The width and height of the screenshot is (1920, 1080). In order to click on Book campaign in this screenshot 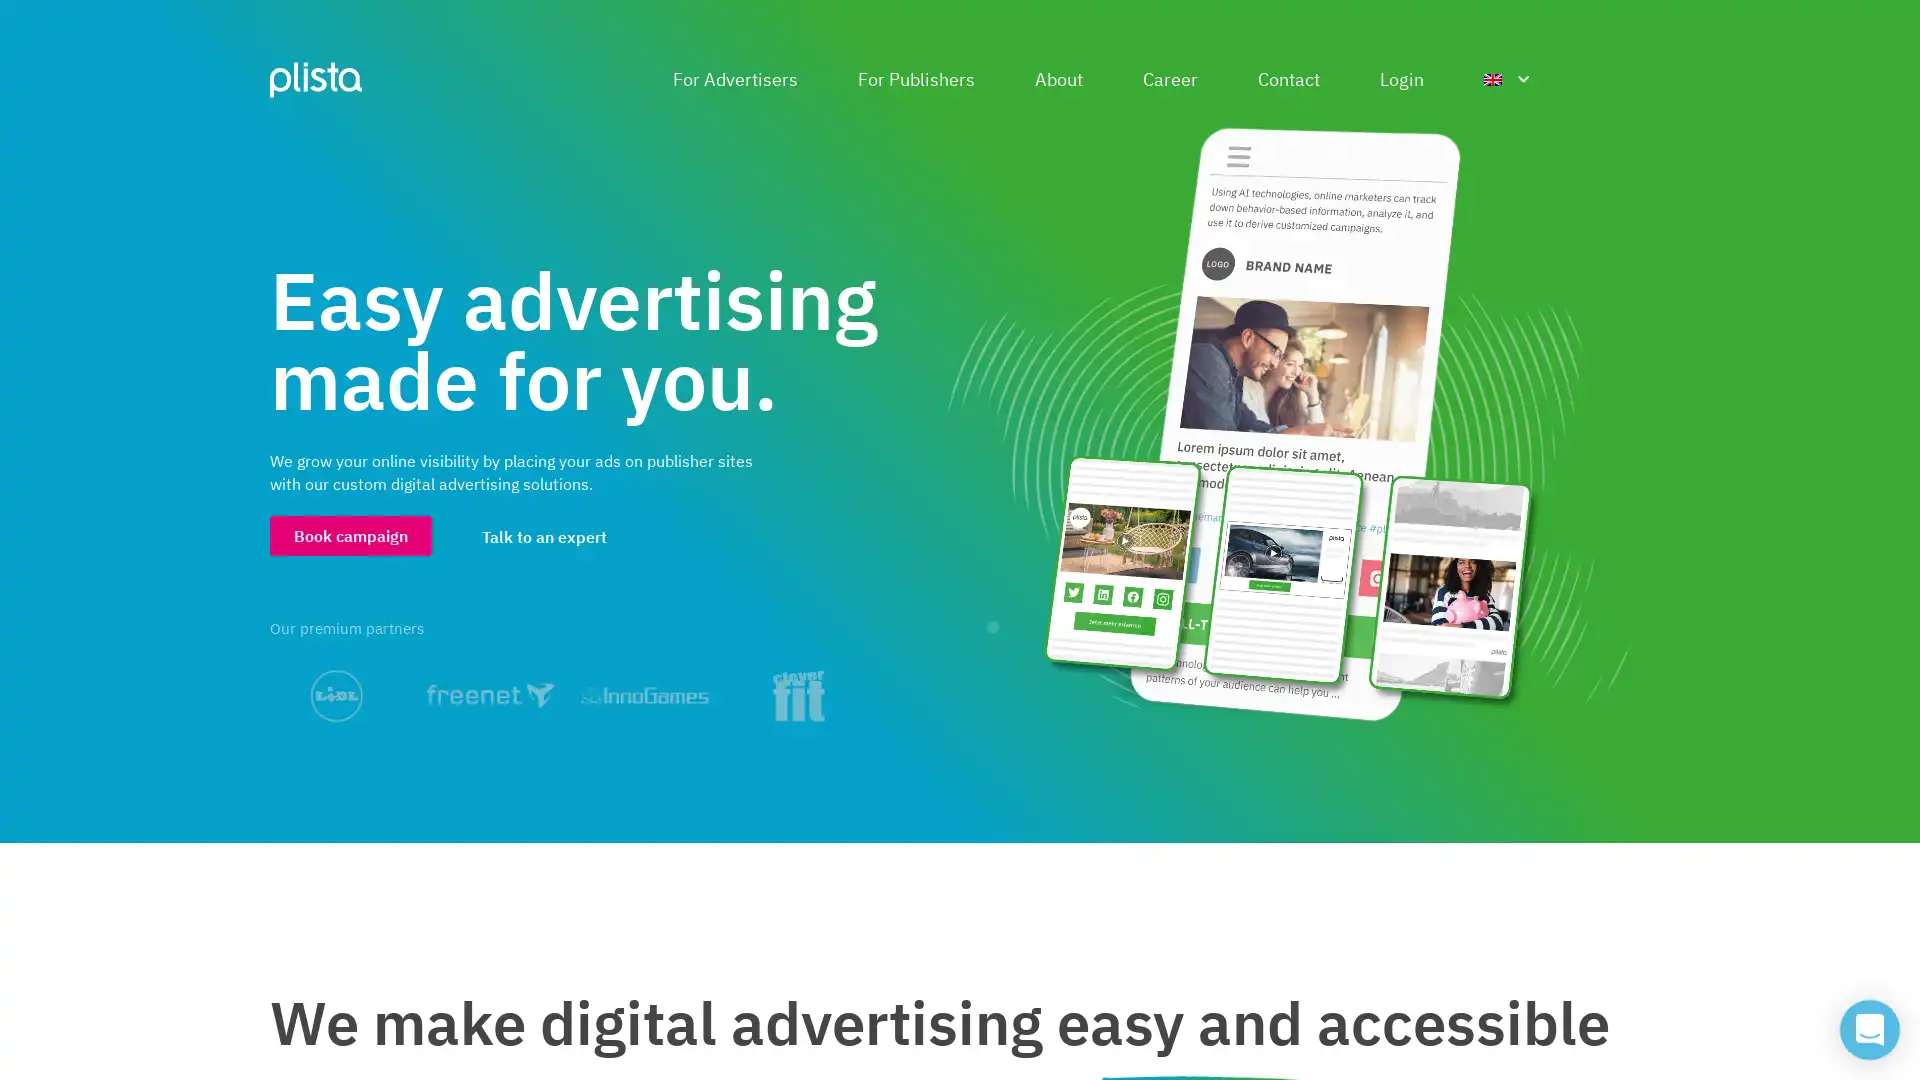, I will do `click(350, 534)`.